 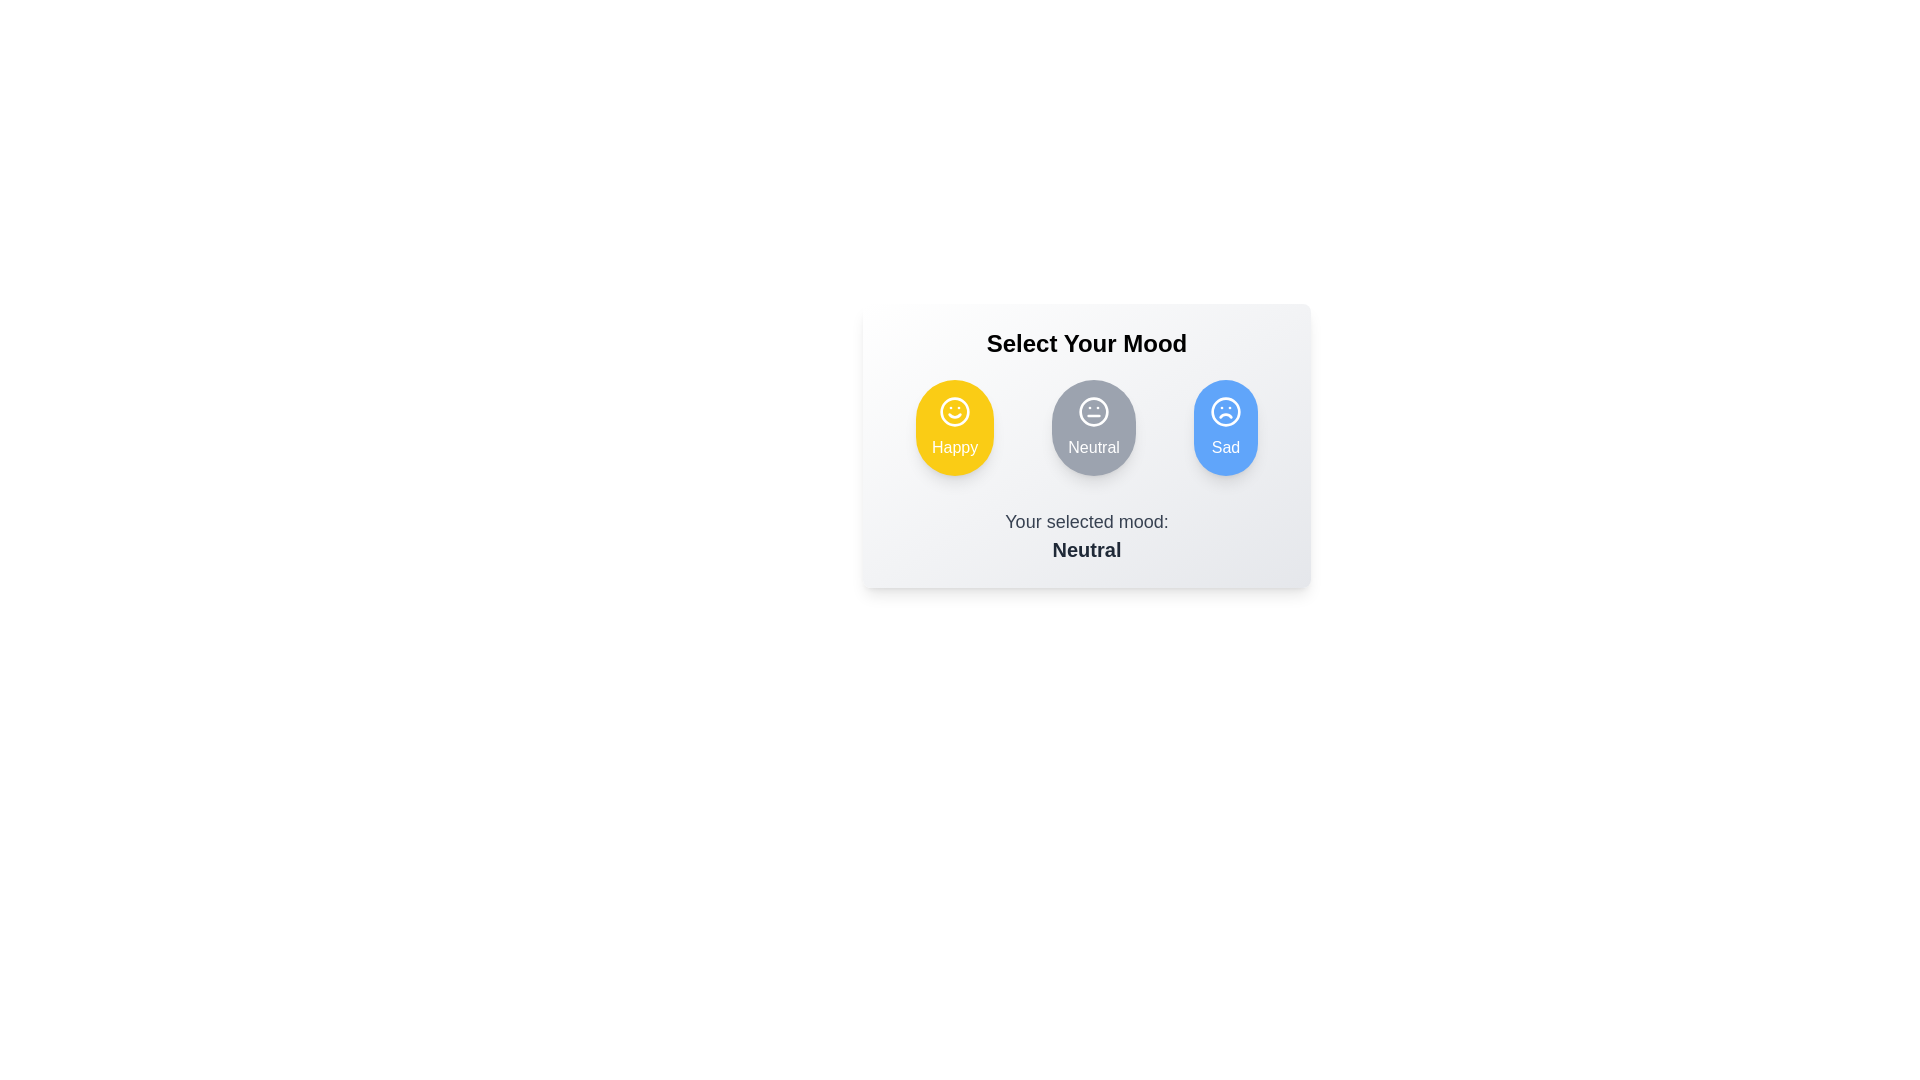 I want to click on text label indicating the 'Happy' mood option, which is located at the central bottom part of the yellow circular button with a smiley icon, so click(x=954, y=446).